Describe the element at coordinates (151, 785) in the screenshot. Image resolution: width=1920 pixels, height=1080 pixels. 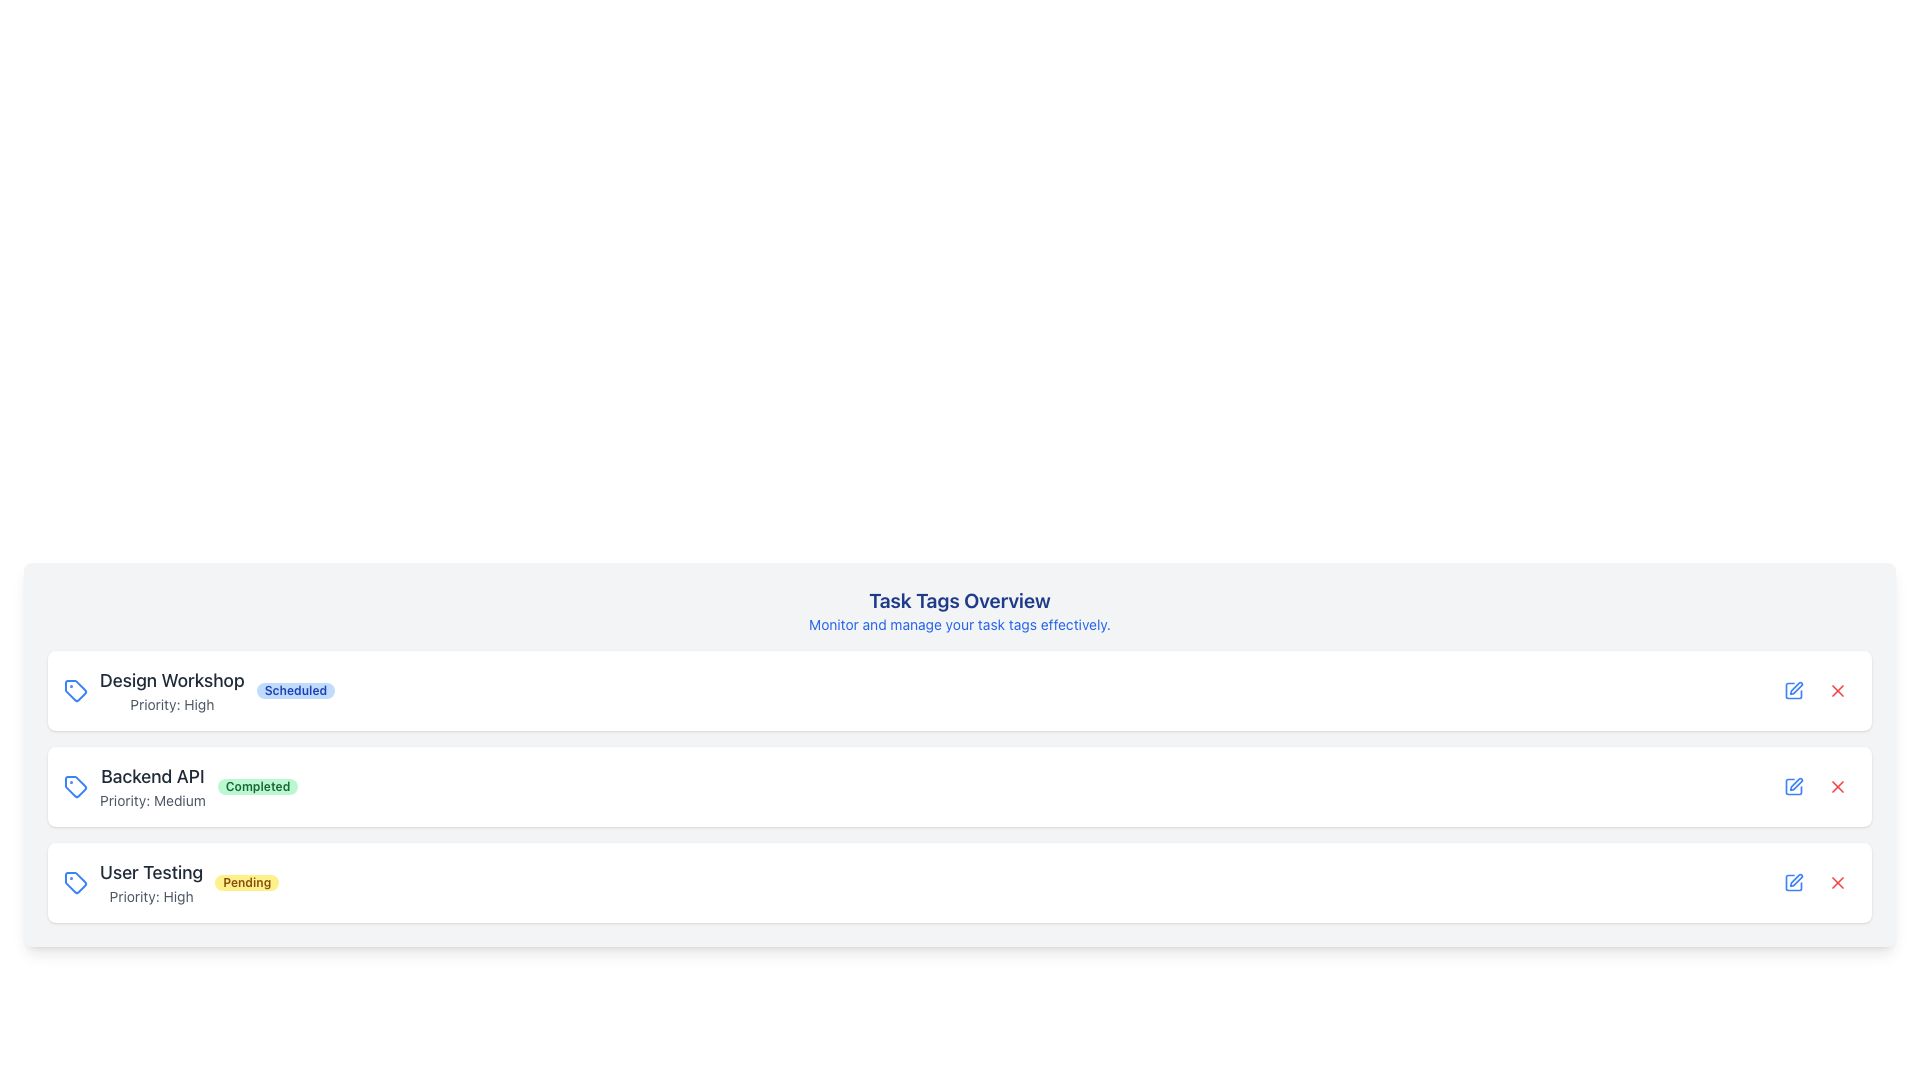
I see `the text block that identifies the task as 'Backend API' with a priority level of 'Medium', located between the 'Design Workshop' and 'User Testing' rows` at that location.